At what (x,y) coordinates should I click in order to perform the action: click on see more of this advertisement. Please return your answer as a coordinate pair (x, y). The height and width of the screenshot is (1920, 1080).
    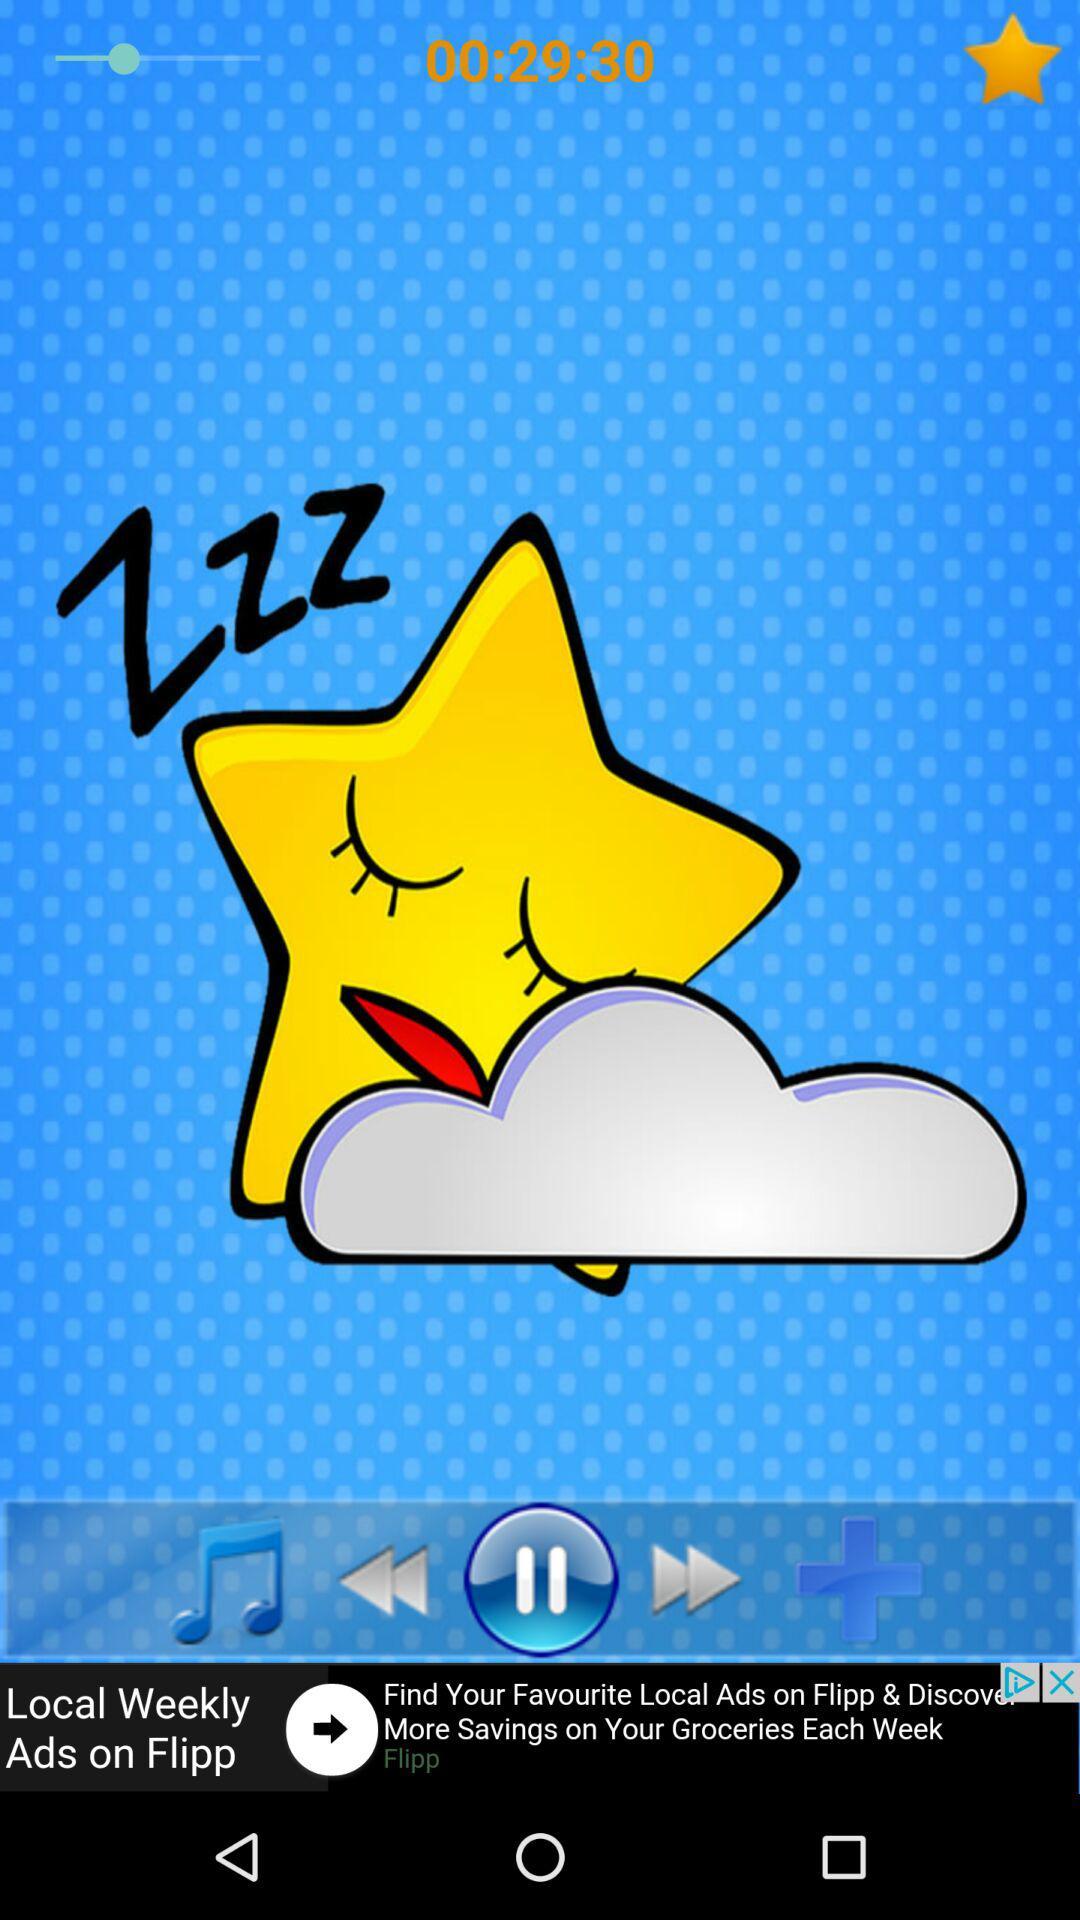
    Looking at the image, I should click on (540, 1727).